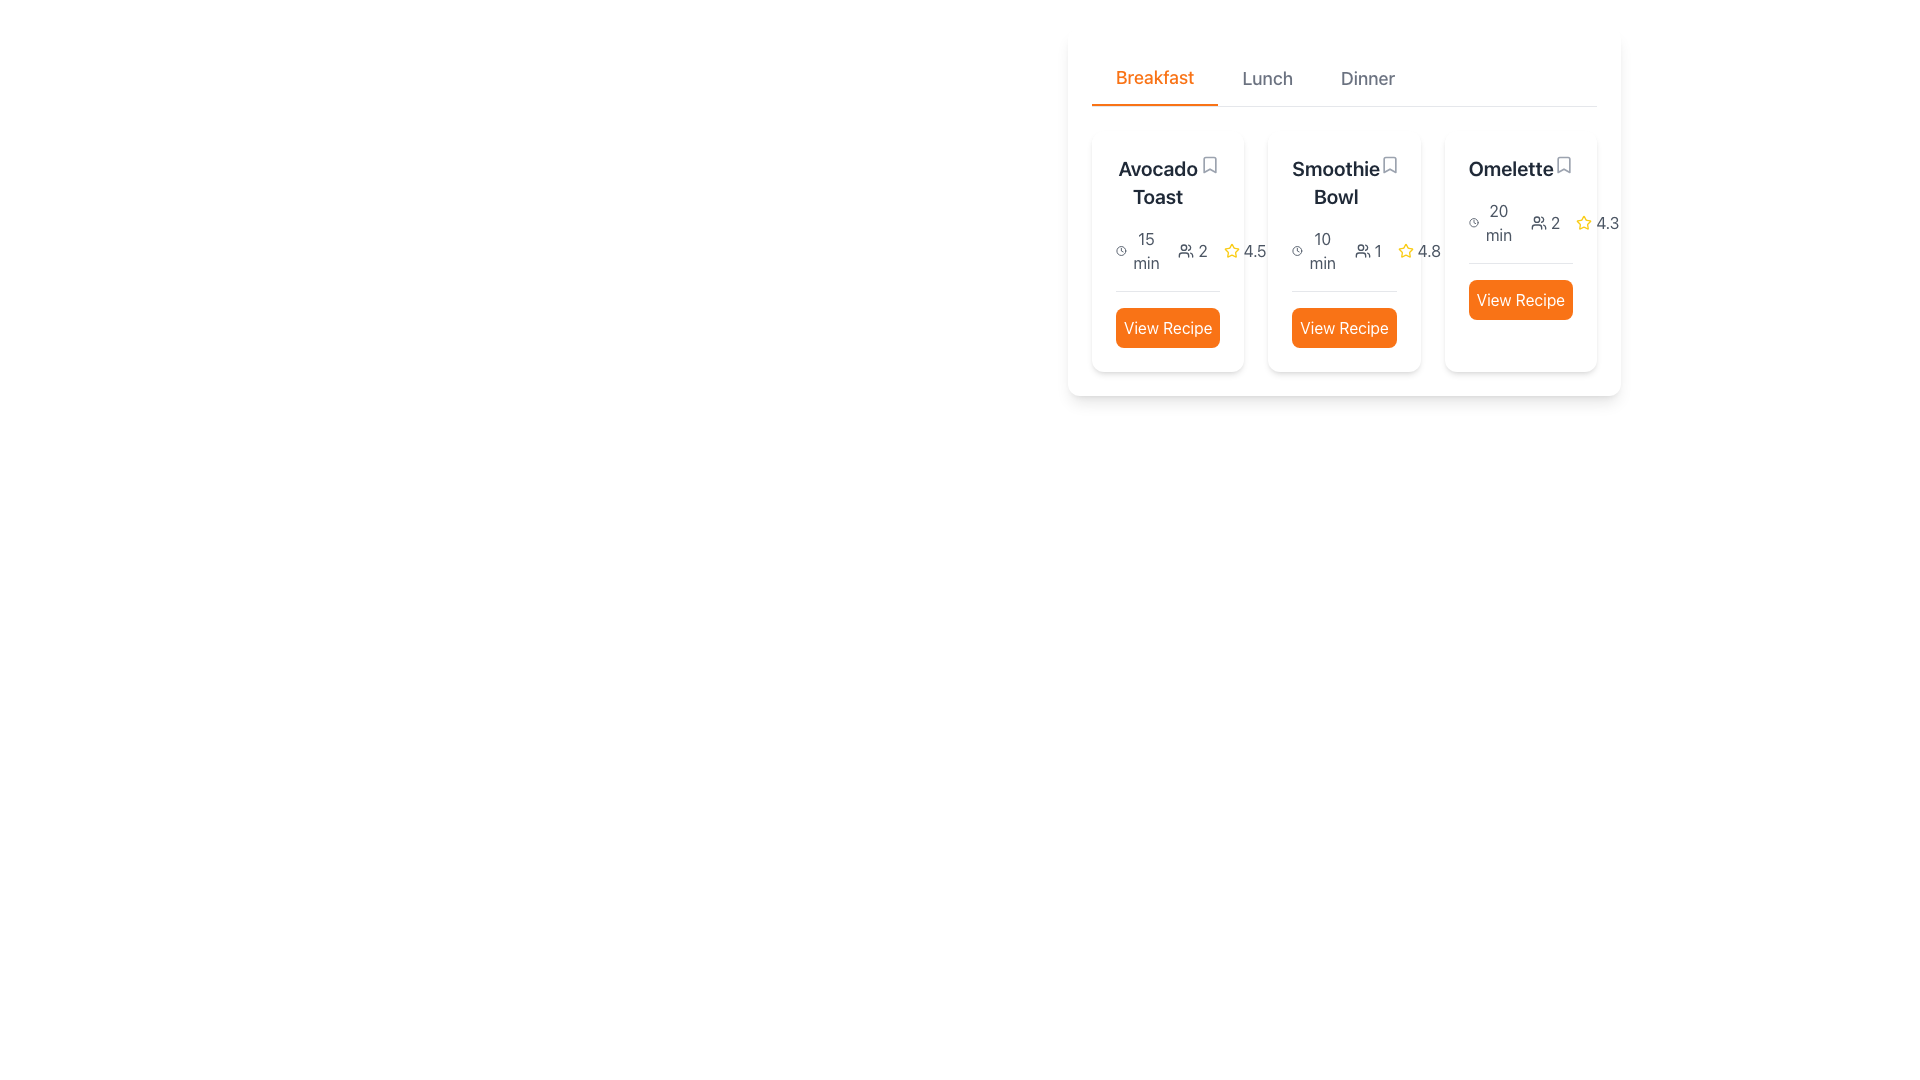 The width and height of the screenshot is (1920, 1080). What do you see at coordinates (1146, 249) in the screenshot?
I see `the text label displaying '15 min' located near the clock icon in the first card of the 'Avocado Toast' recipe for potential tooltip information` at bounding box center [1146, 249].